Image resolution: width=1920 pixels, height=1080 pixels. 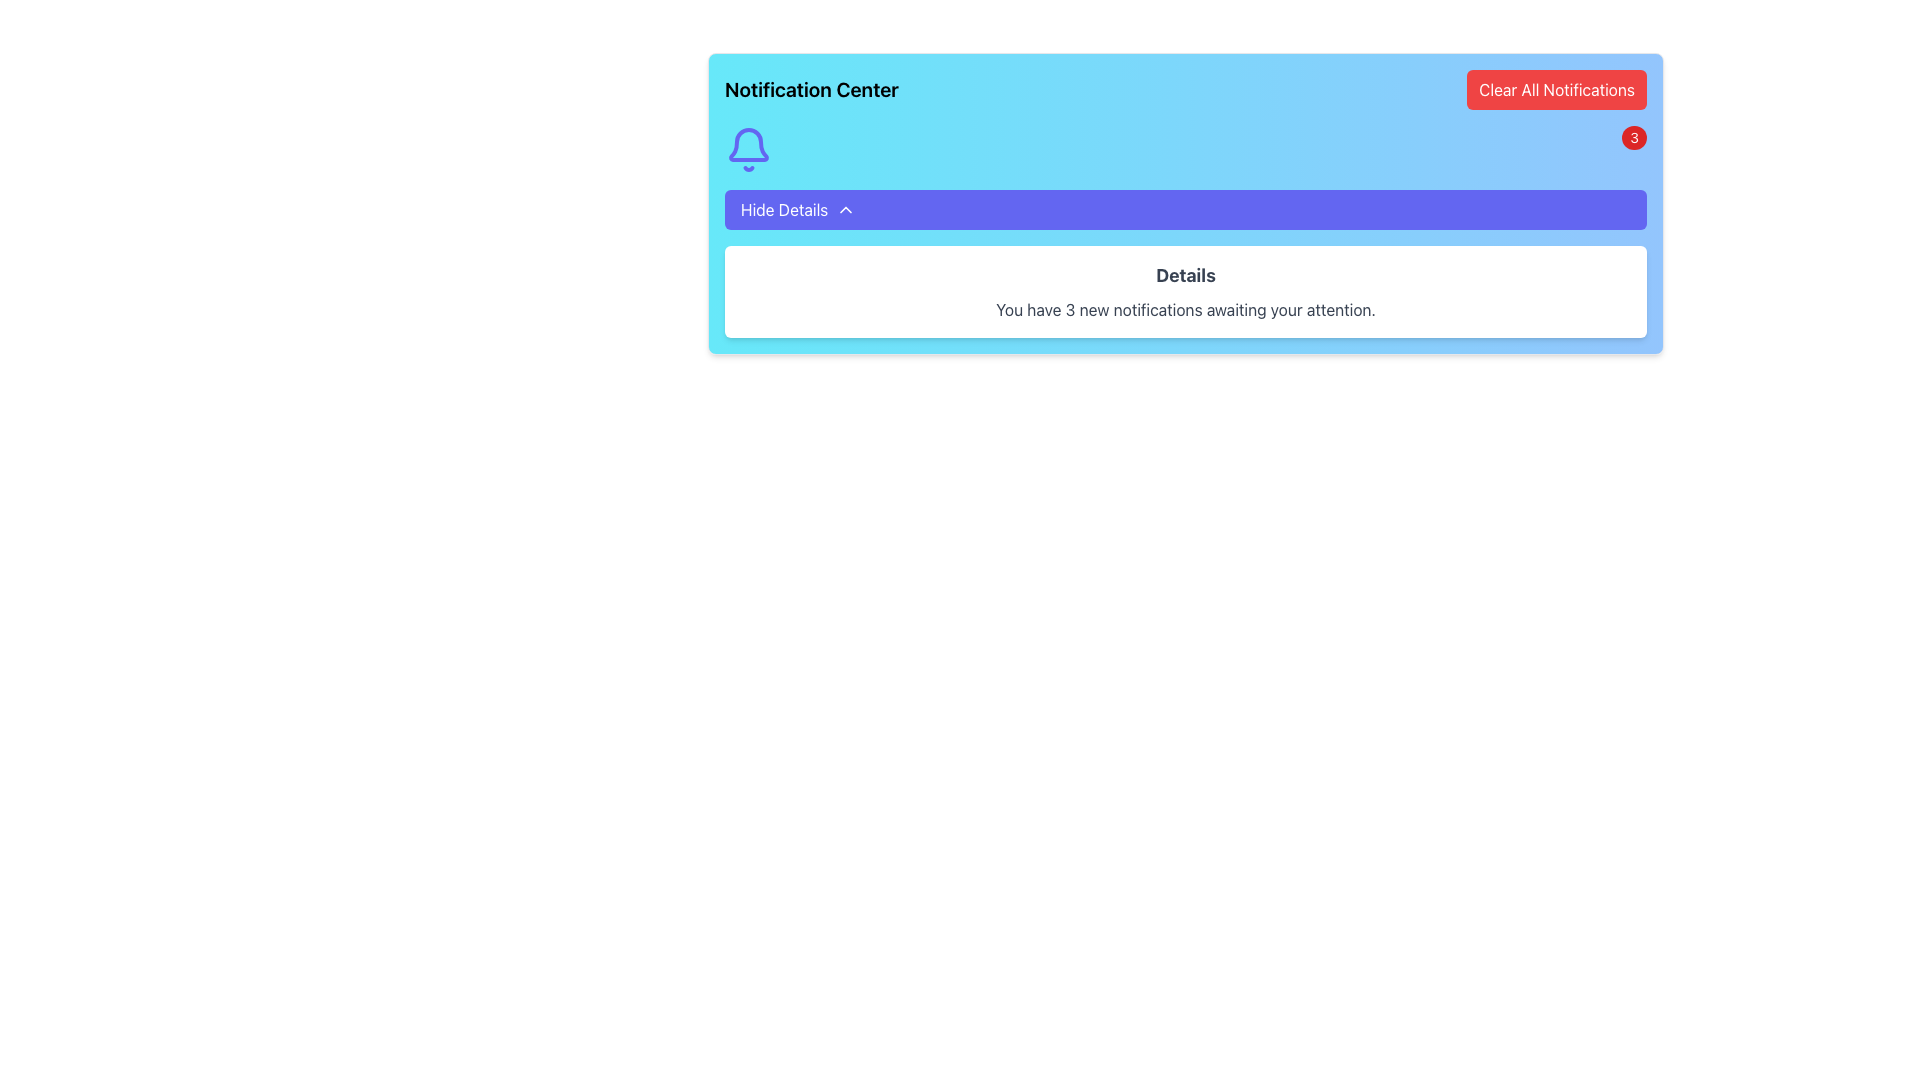 What do you see at coordinates (1556, 88) in the screenshot?
I see `the clear notifications button located at the upper right corner of the Notification Center, which has a blue gradient background` at bounding box center [1556, 88].